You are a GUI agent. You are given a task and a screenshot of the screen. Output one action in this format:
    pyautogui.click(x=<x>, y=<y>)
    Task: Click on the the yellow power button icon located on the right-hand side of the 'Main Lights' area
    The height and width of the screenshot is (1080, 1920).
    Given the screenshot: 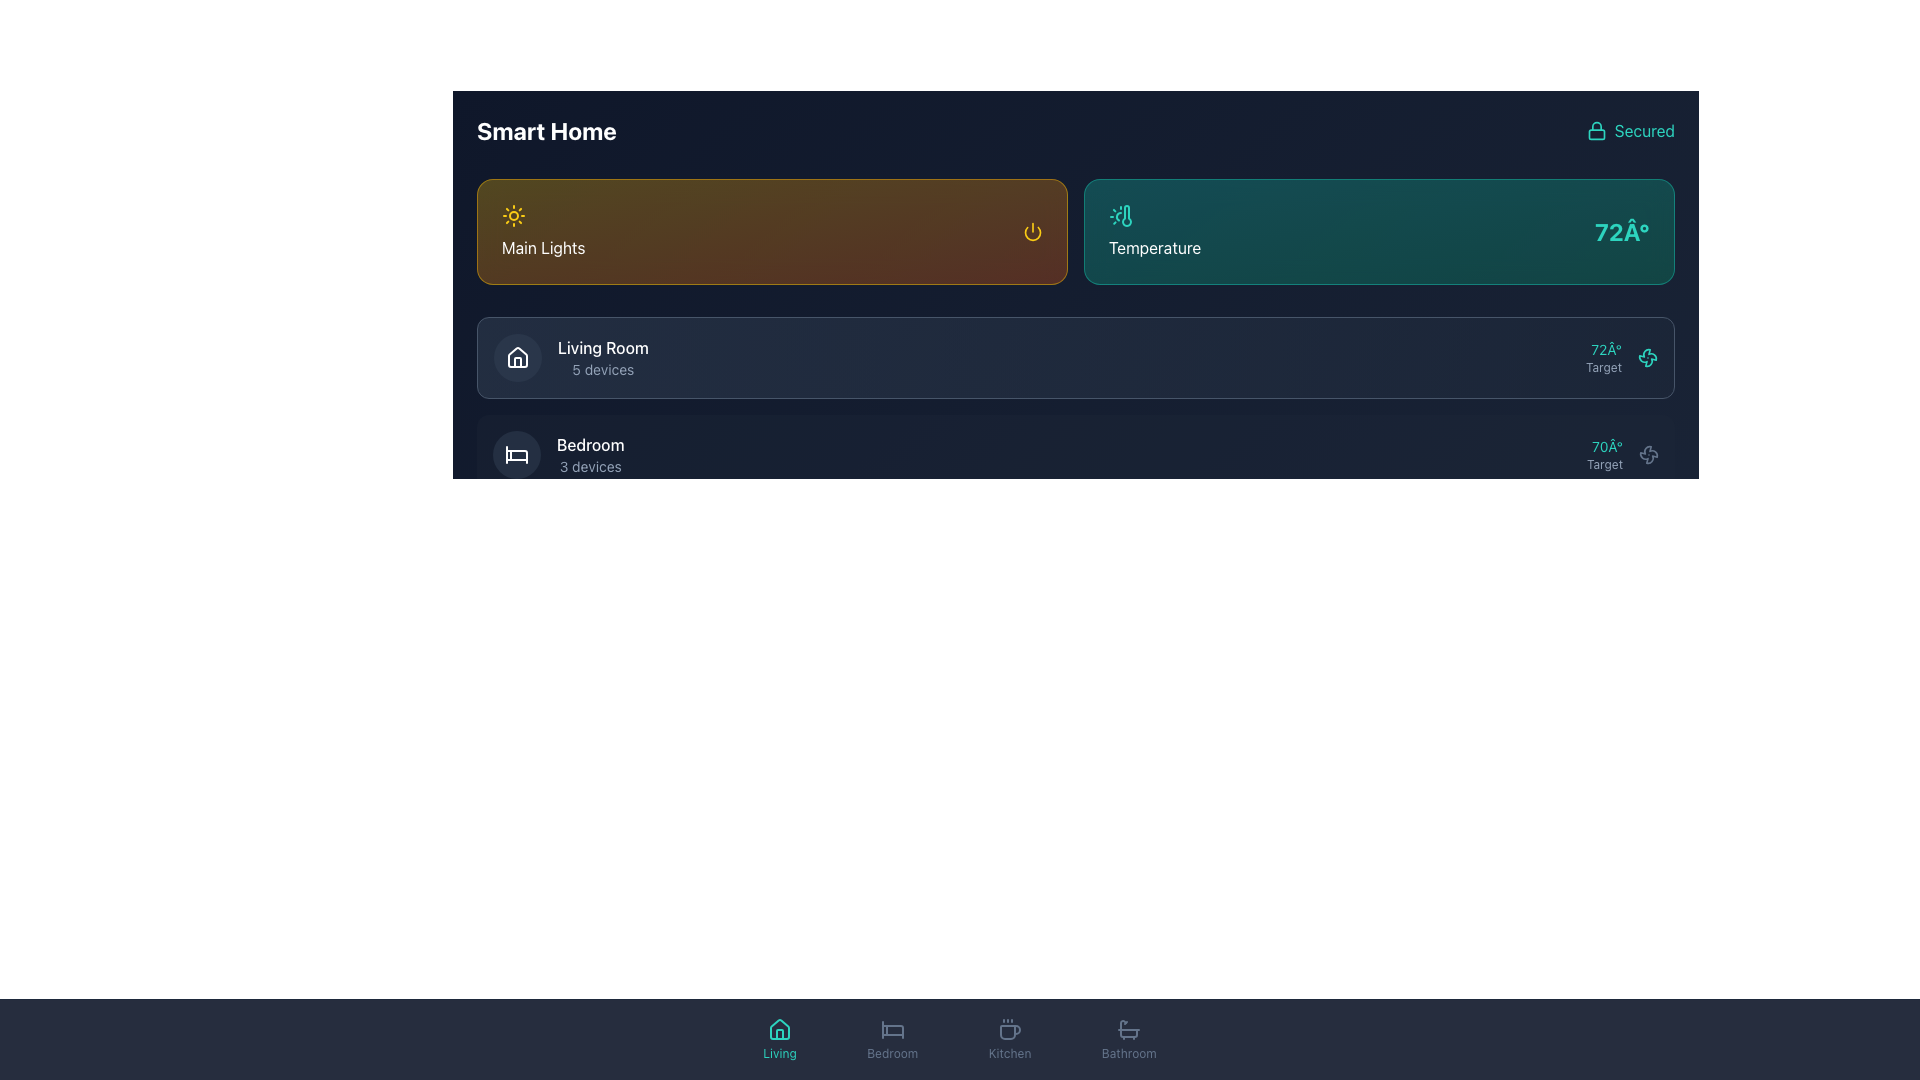 What is the action you would take?
    pyautogui.click(x=1032, y=230)
    